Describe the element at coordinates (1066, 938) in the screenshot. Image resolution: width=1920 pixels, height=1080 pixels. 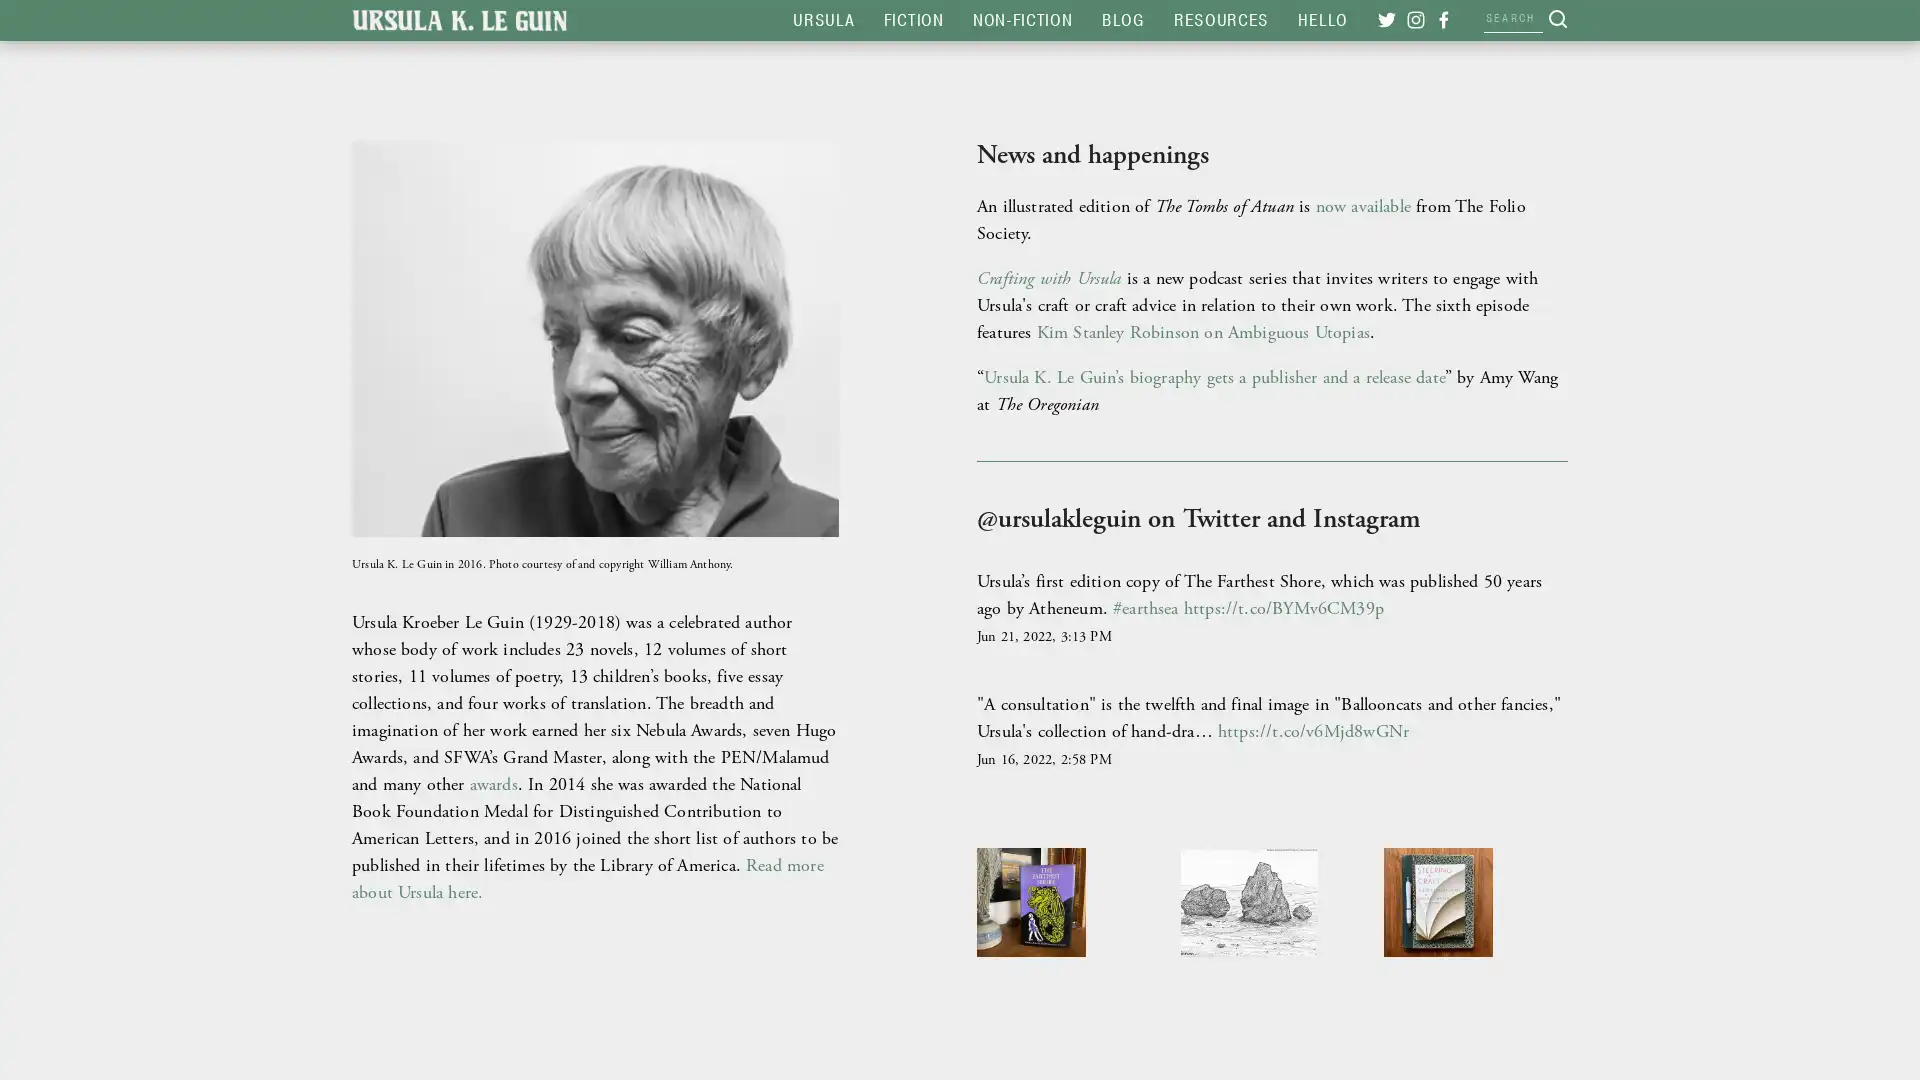
I see `View fullsize Ursula&rsquo;s first edition copy of The Farthest Shore, the third book of Earthsea, which celebrates its 50th anniversary this year. #ursulakleguin #ursulaleguin #earthsea #thefarthestshore` at that location.